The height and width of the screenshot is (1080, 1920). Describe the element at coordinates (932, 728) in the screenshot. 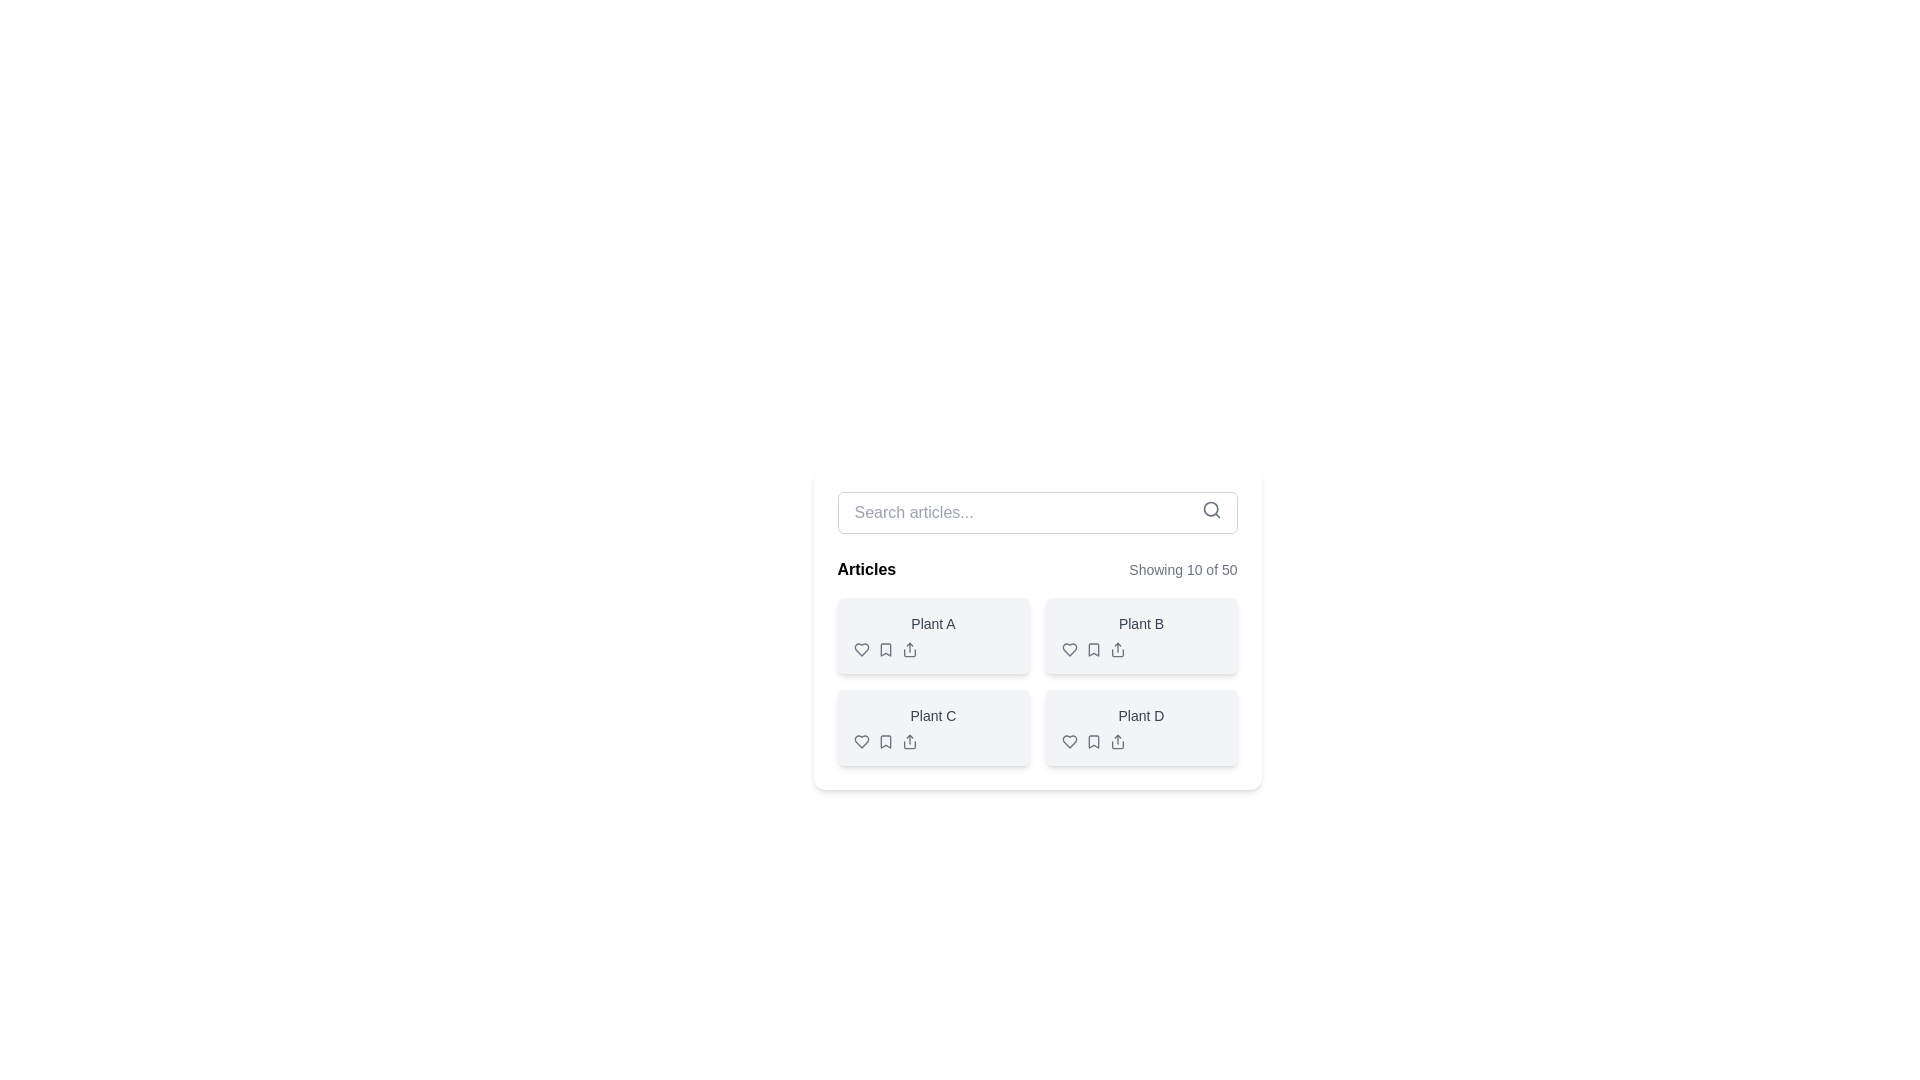

I see `the icons located at the bottom left of the Card UI component labeled 'Plant C', which has a light grey background and rounded corners` at that location.